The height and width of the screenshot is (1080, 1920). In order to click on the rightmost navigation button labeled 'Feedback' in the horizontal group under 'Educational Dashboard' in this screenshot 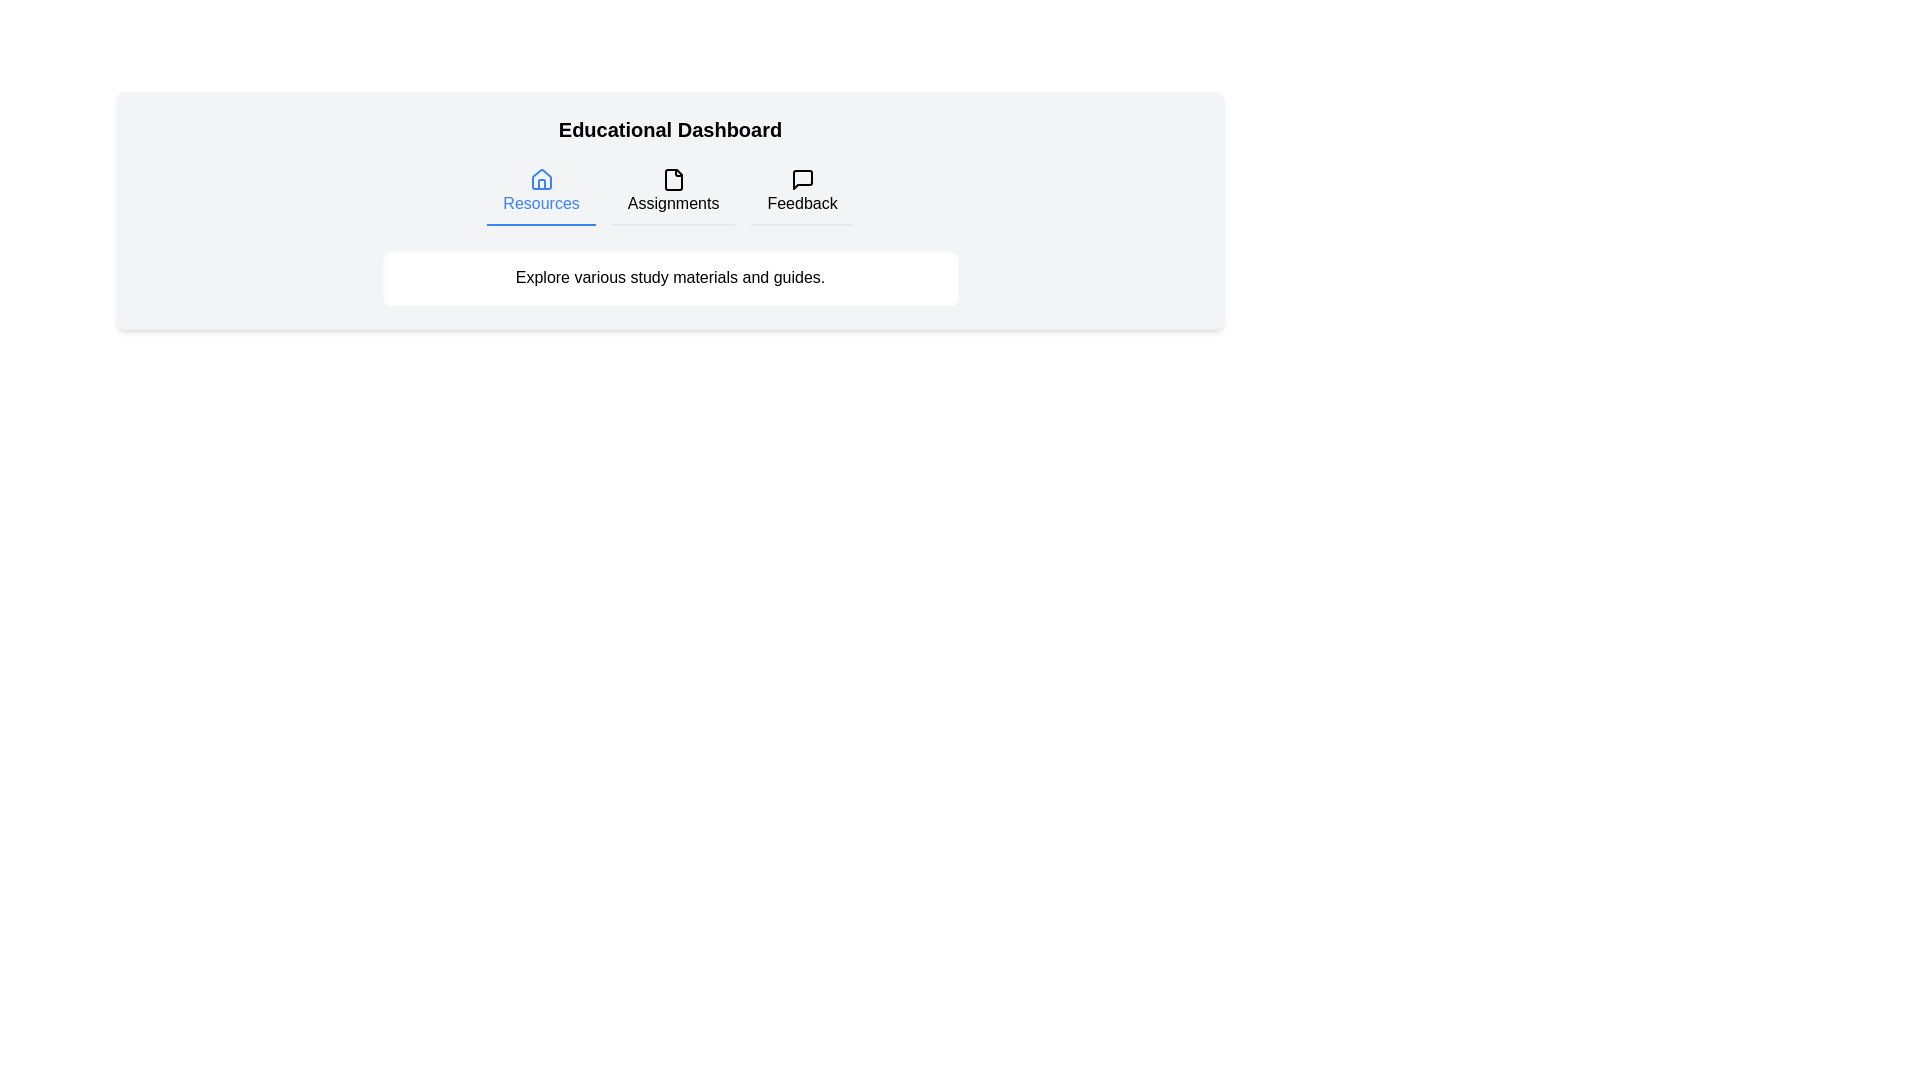, I will do `click(802, 192)`.